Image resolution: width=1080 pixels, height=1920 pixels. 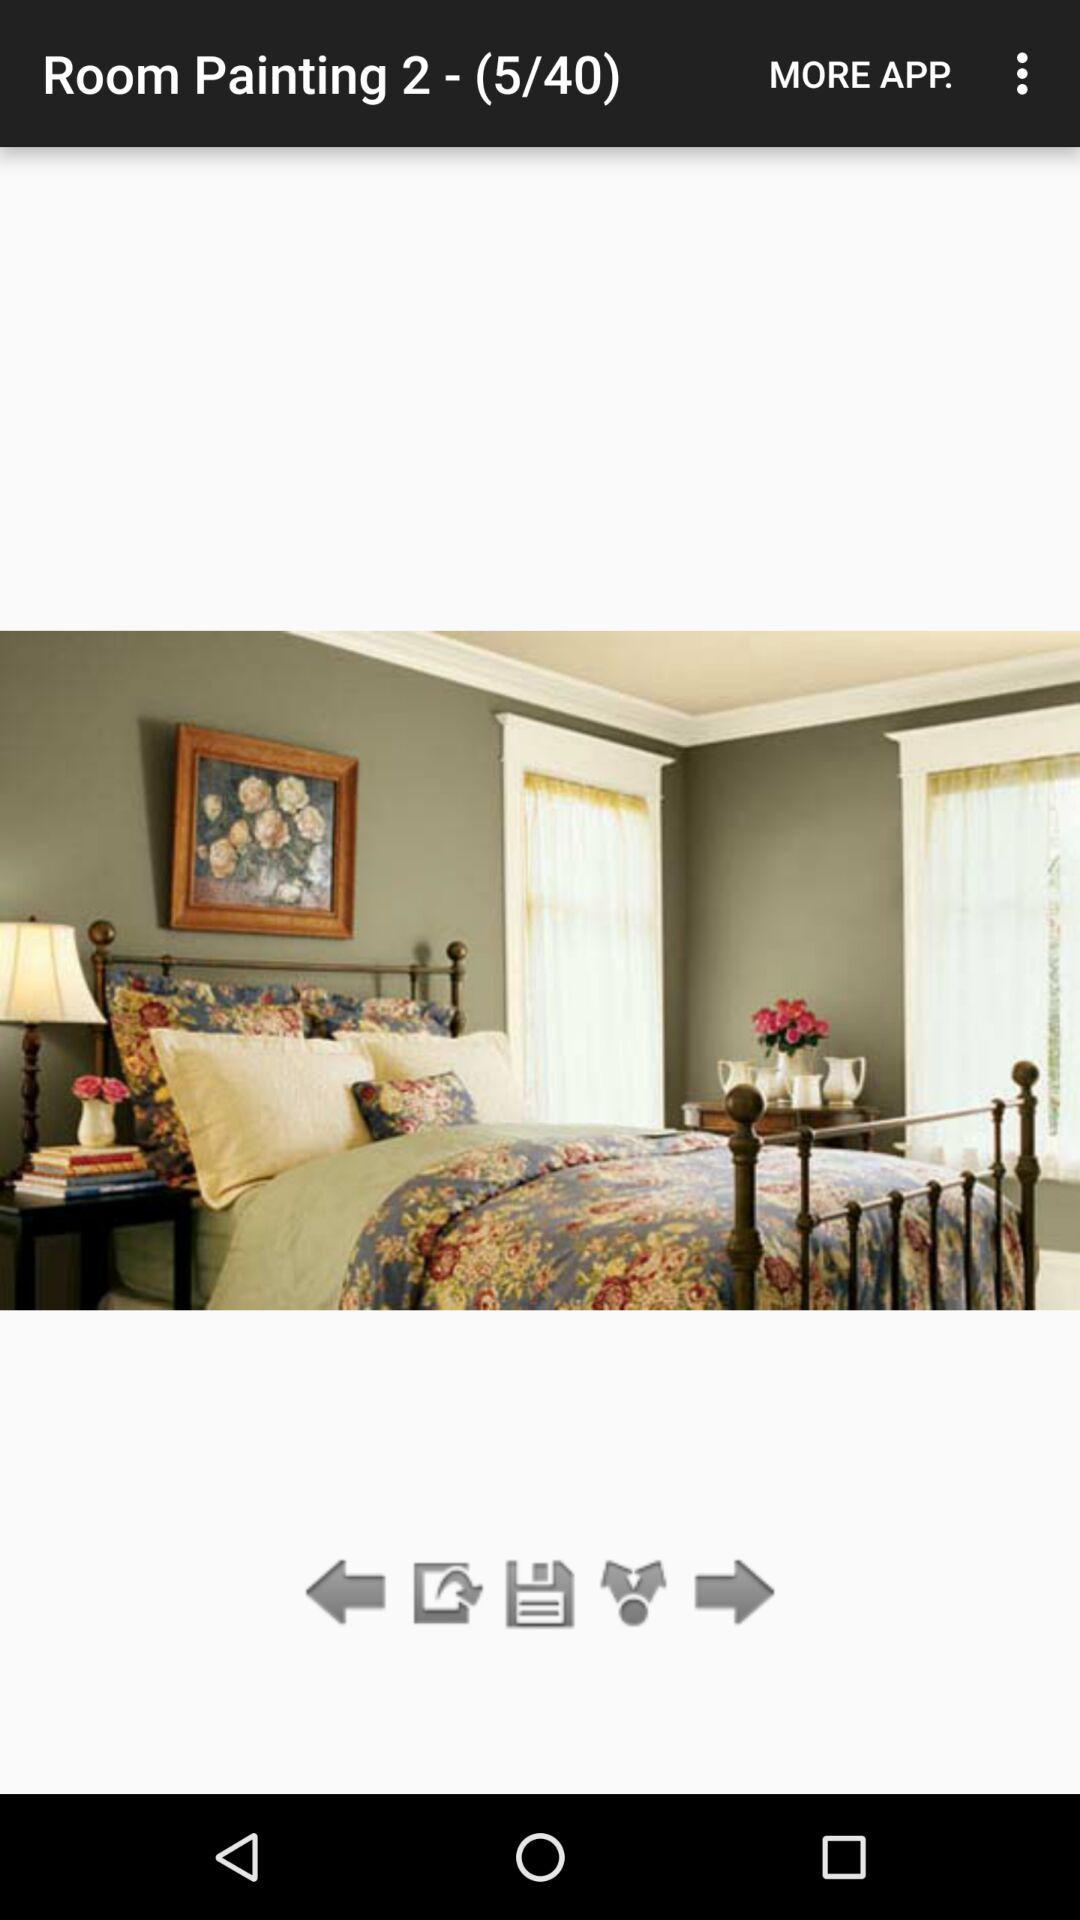 What do you see at coordinates (540, 1593) in the screenshot?
I see `the save icon` at bounding box center [540, 1593].